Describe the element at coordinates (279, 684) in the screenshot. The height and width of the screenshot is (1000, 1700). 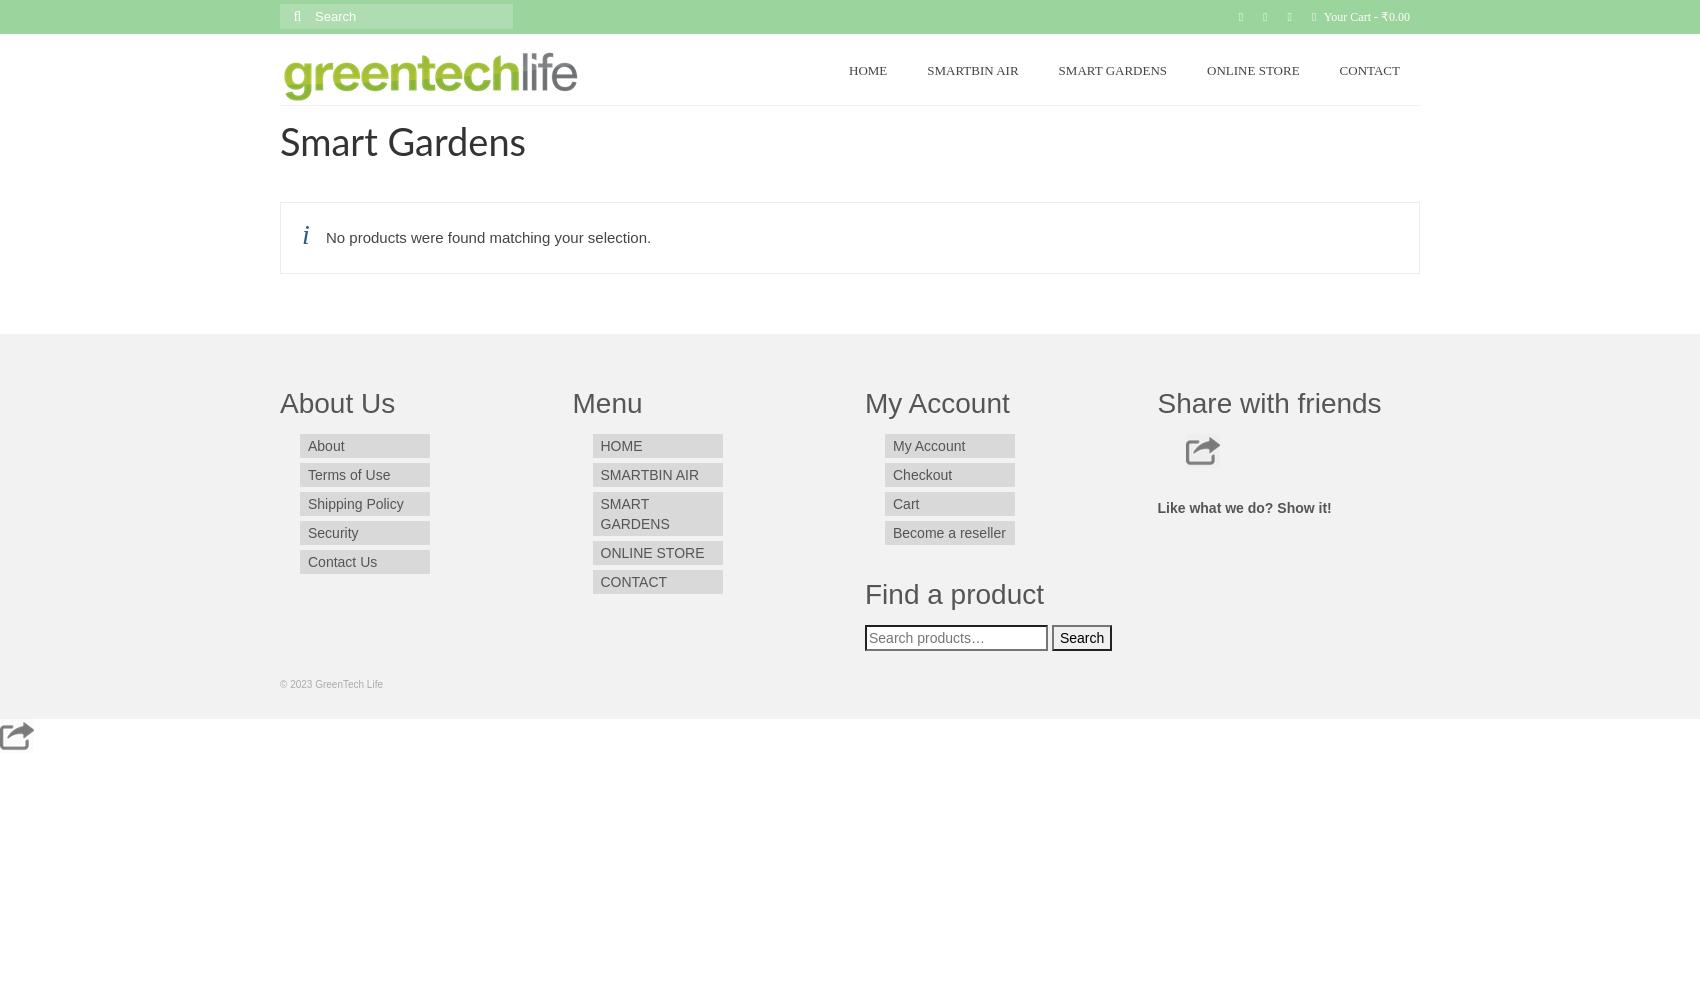
I see `'© 2023 GreenTech Life'` at that location.